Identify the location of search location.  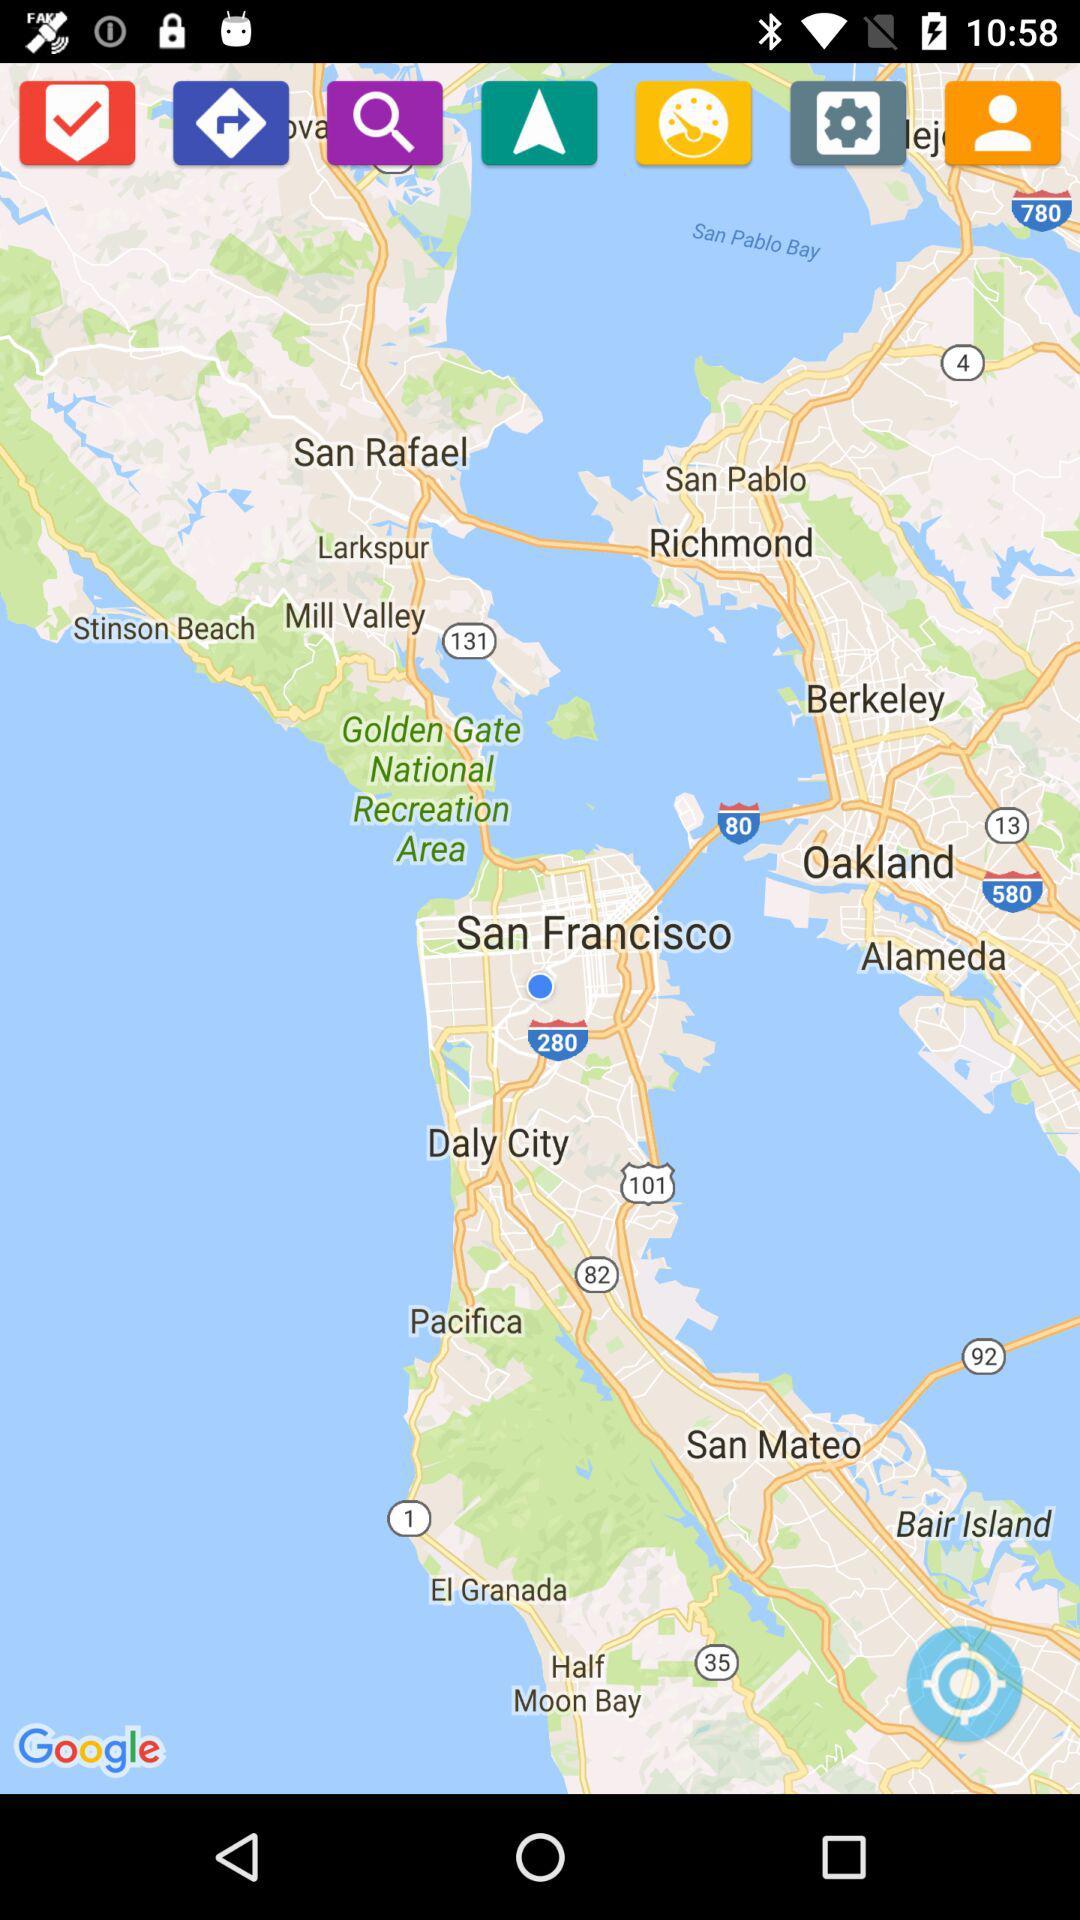
(384, 121).